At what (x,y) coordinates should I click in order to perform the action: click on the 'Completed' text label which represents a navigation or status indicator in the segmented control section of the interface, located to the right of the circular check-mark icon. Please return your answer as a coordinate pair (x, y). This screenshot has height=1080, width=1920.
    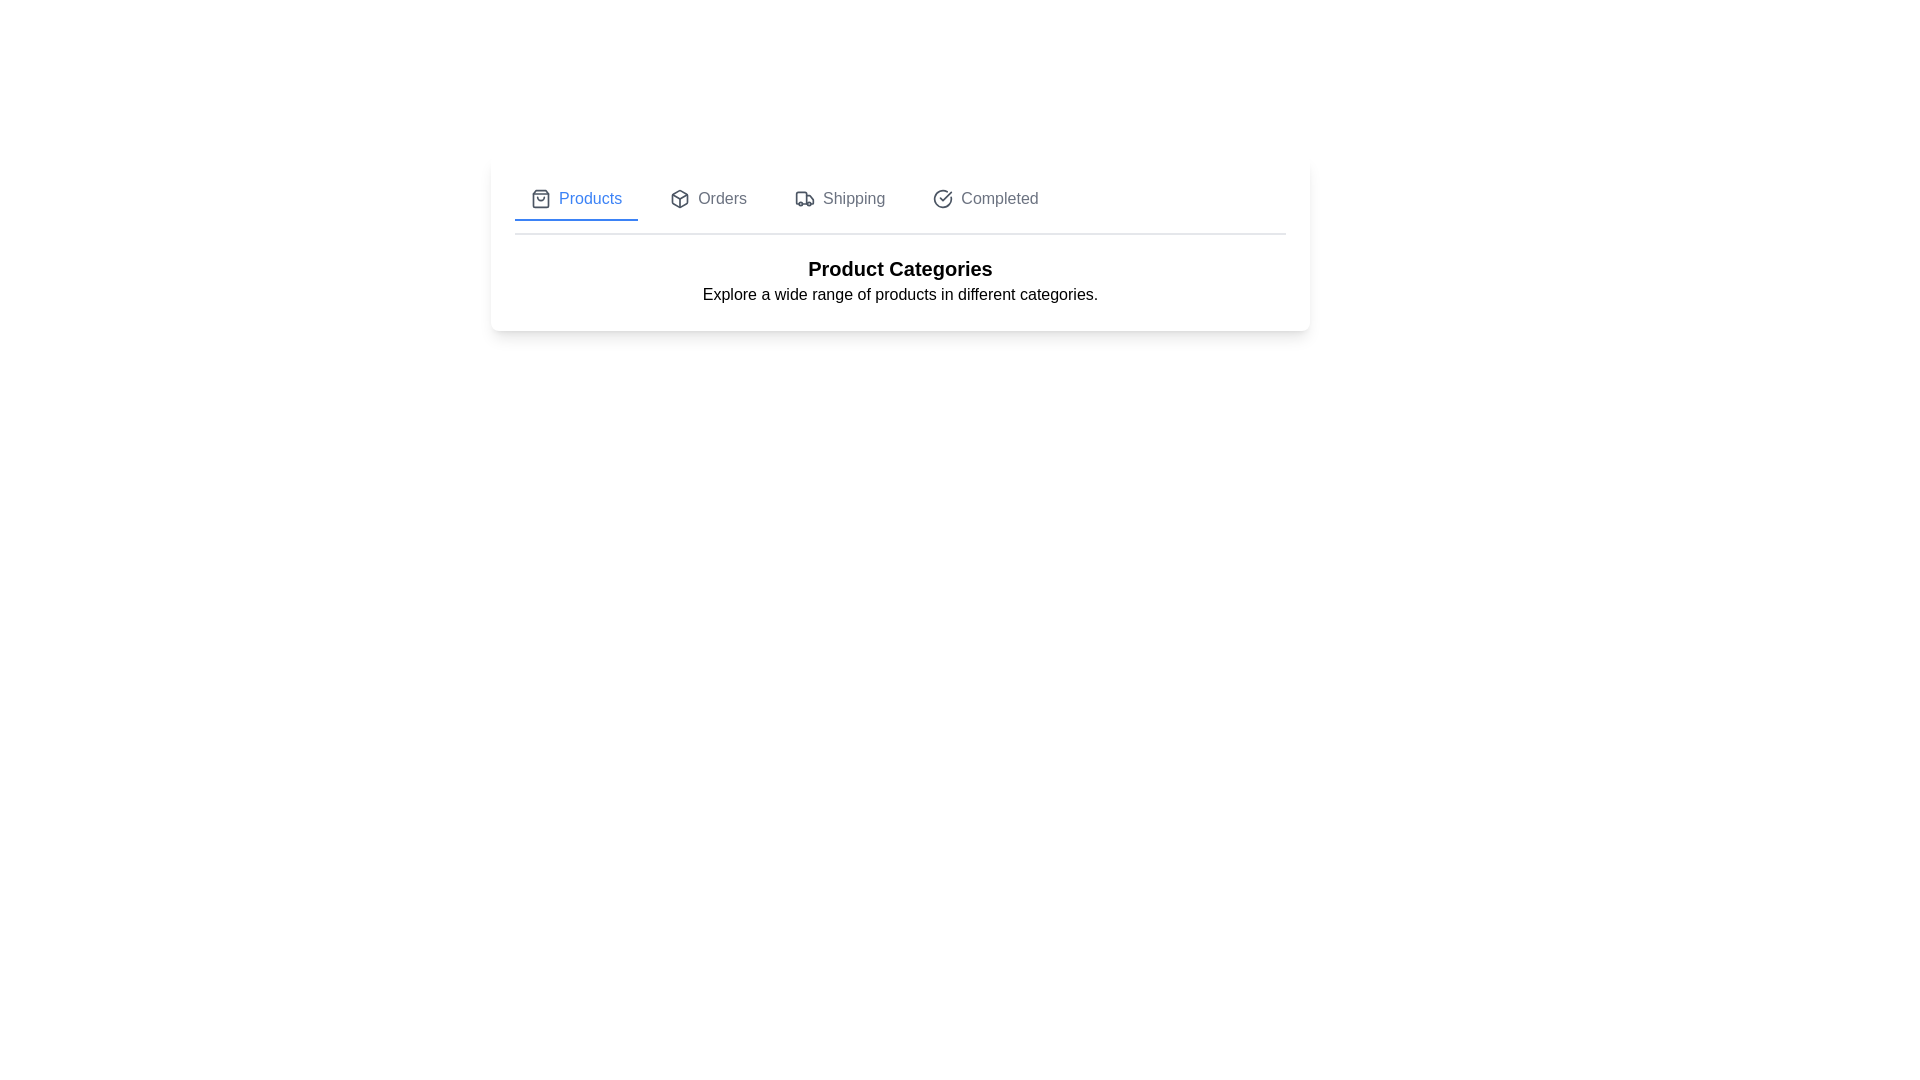
    Looking at the image, I should click on (999, 199).